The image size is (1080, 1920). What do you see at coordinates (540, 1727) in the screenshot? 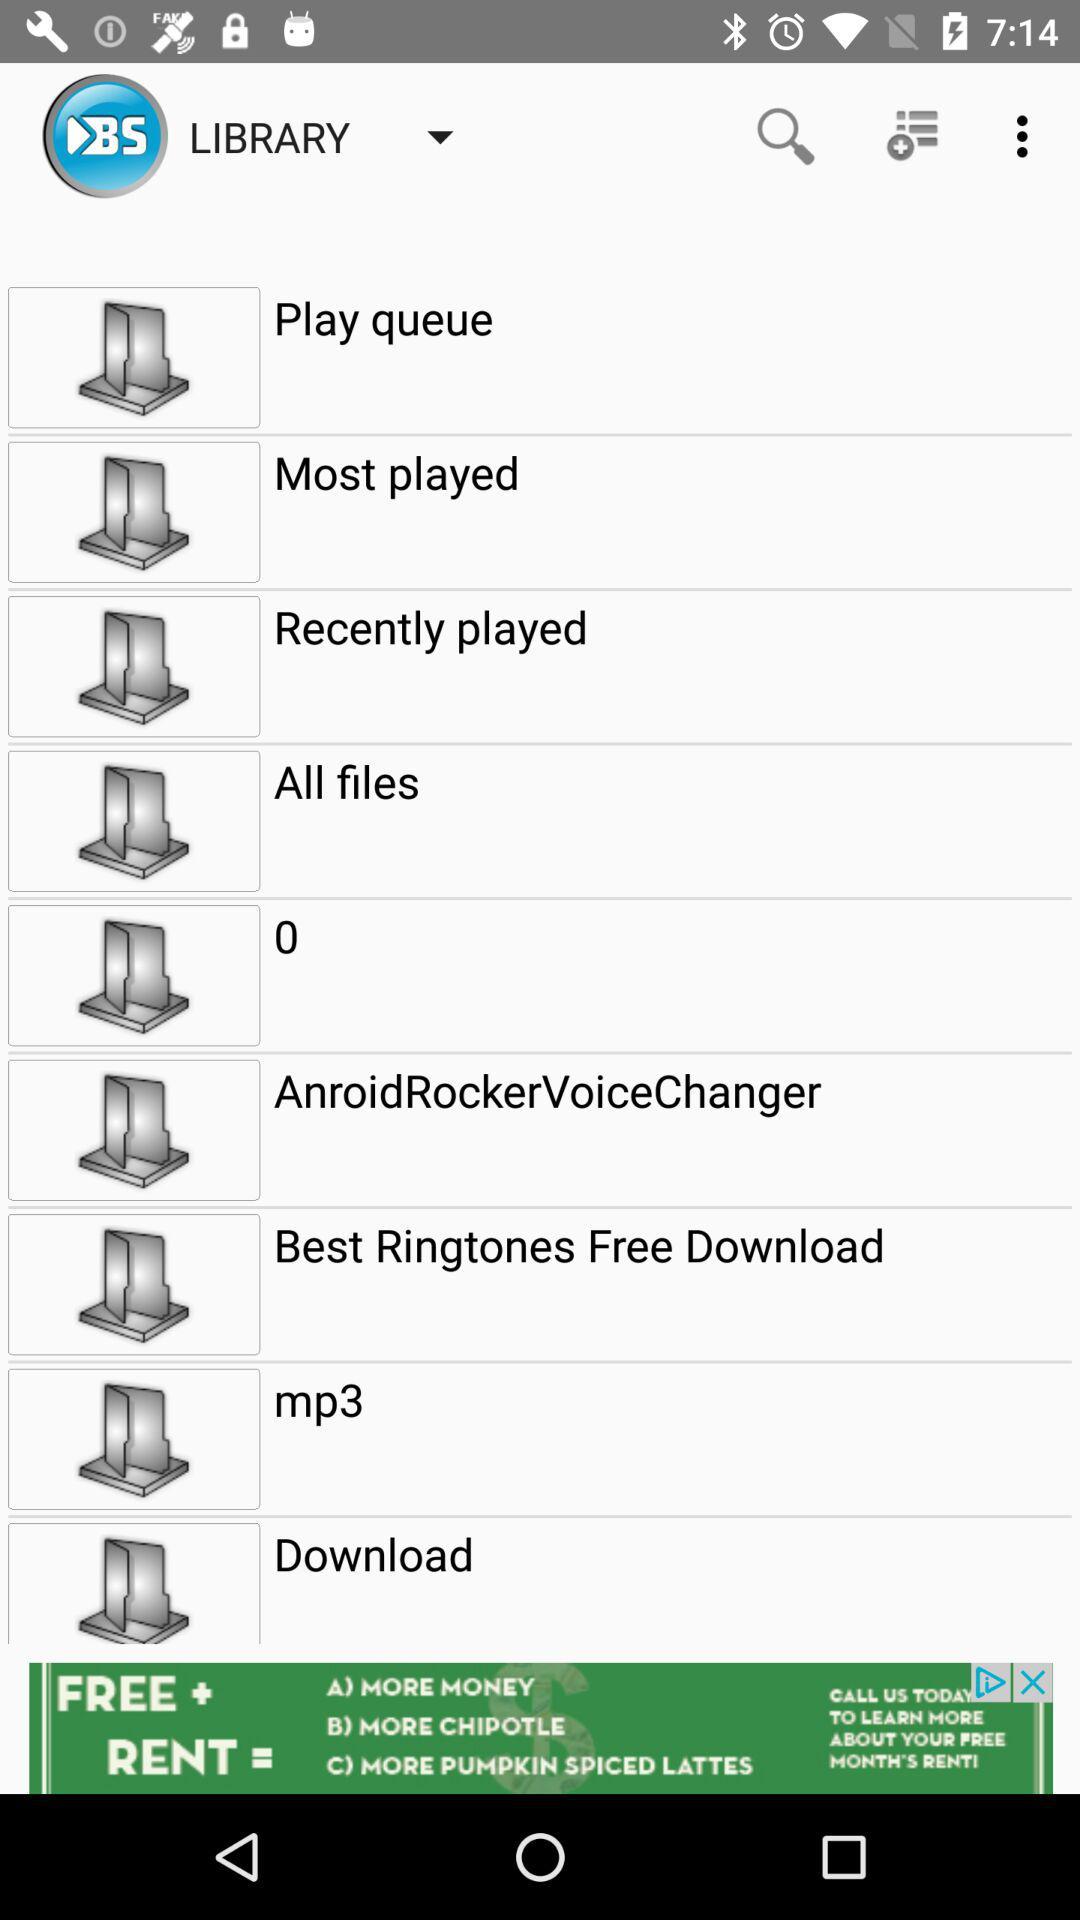
I see `advertisement clicking option` at bounding box center [540, 1727].